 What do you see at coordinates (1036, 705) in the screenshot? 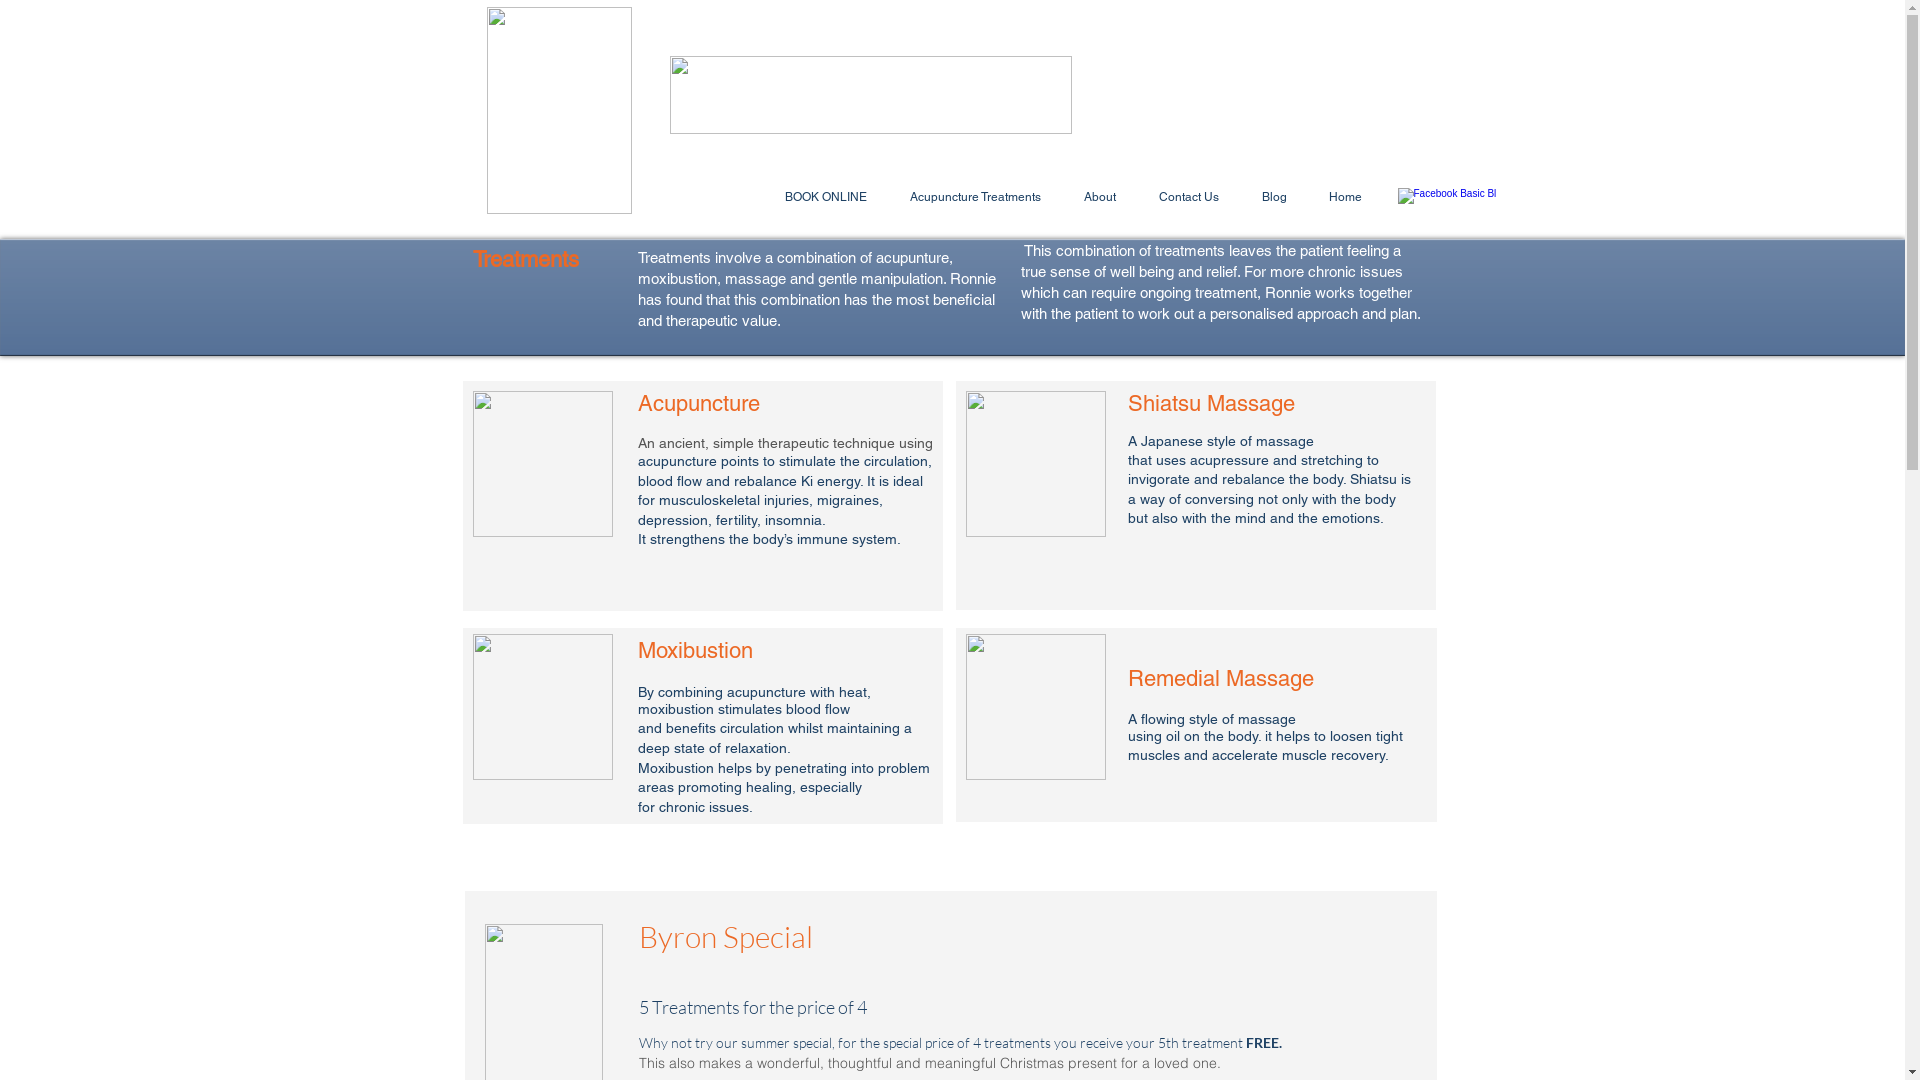
I see `'Natural Herbs'` at bounding box center [1036, 705].